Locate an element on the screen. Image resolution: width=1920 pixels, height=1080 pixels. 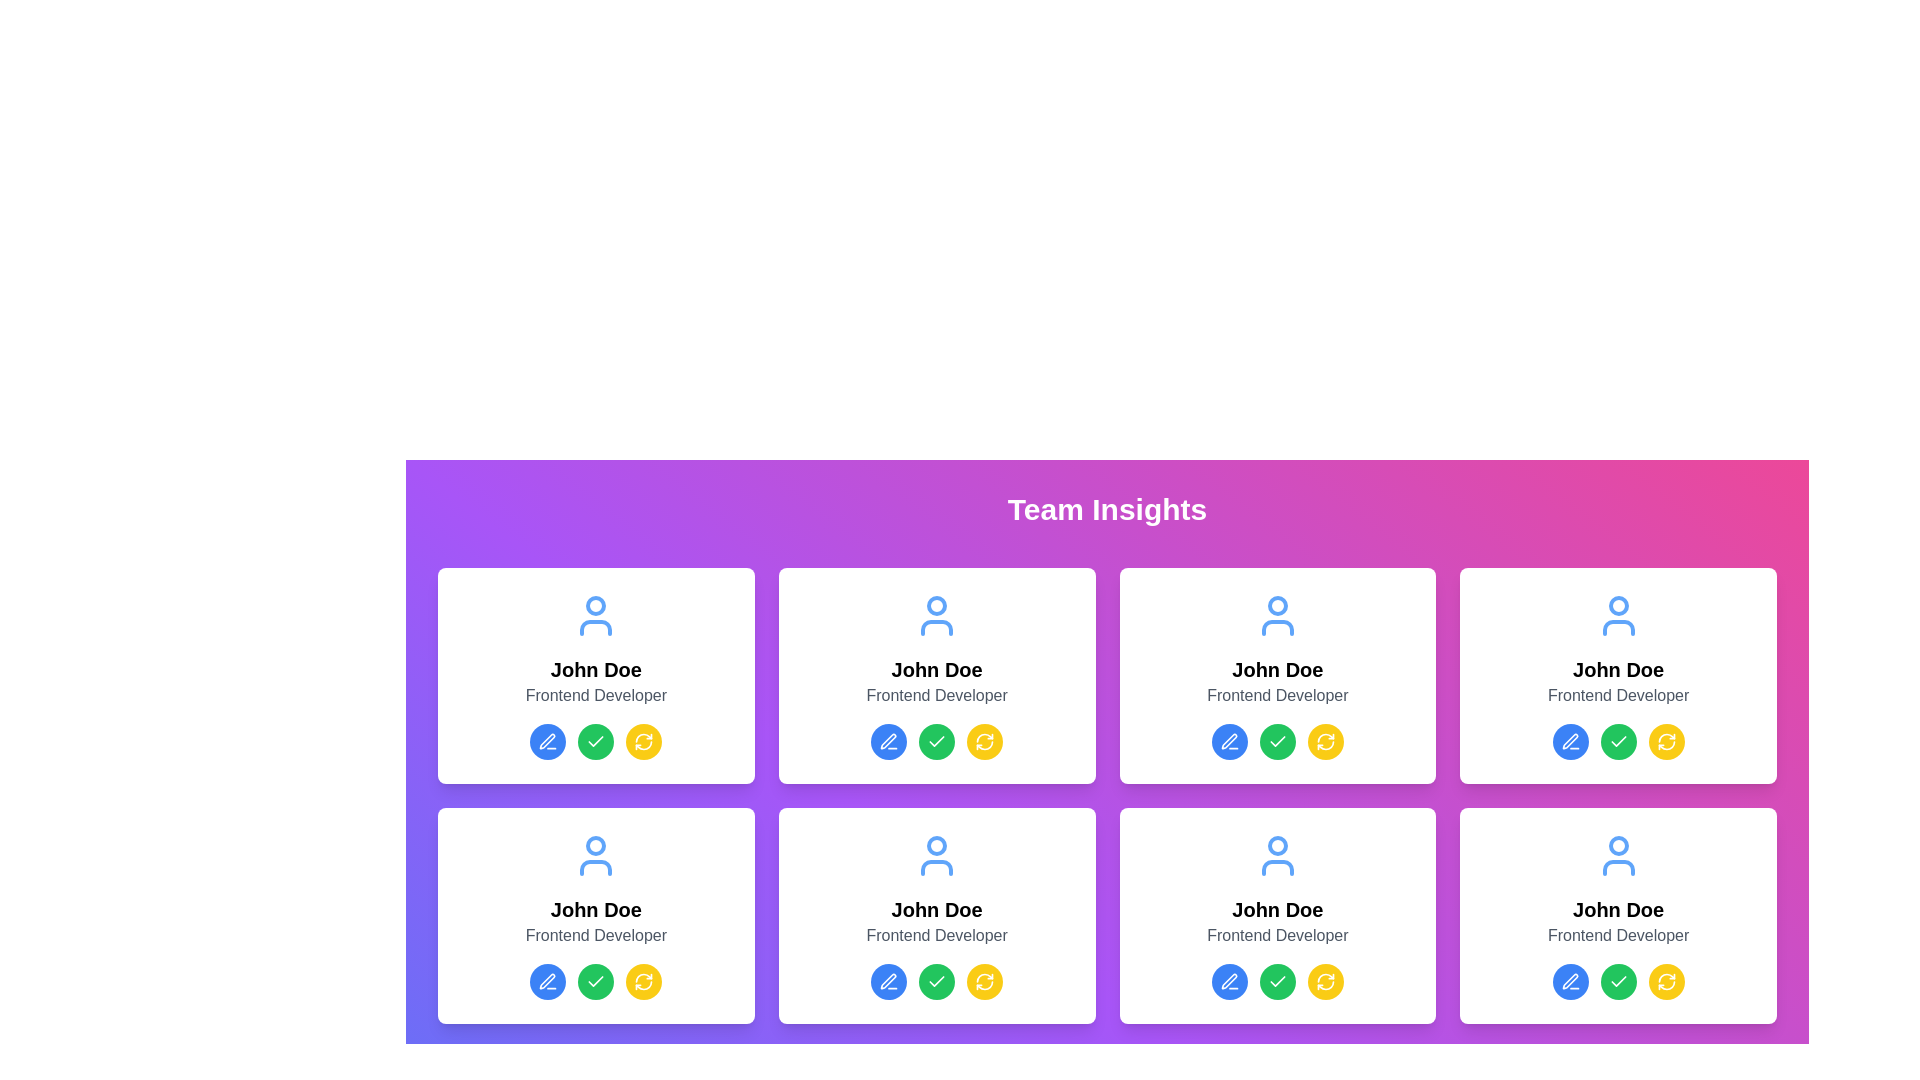
the middle circular confirmation button located under 'John Doe, Frontend Developer' in the 'Team Insights' card is located at coordinates (1276, 741).